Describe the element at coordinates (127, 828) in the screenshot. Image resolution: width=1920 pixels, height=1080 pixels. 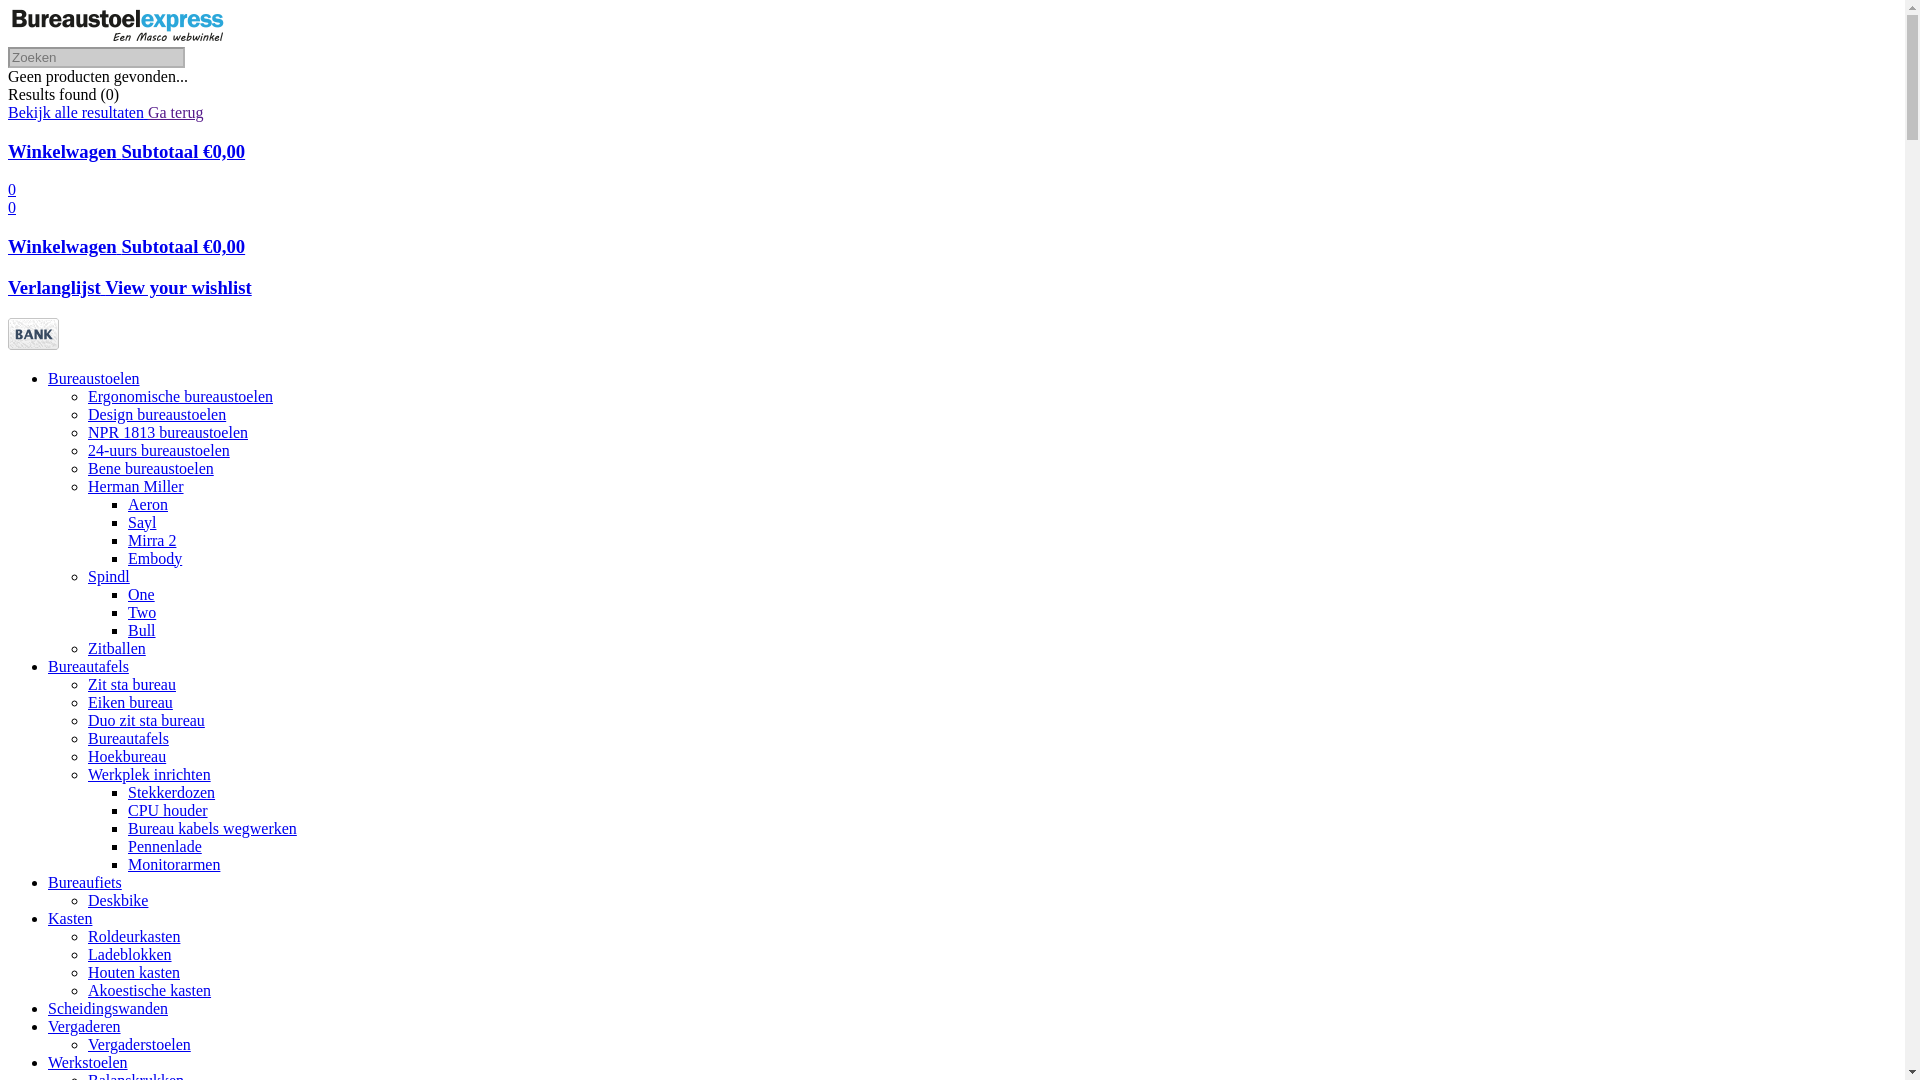
I see `'Bureau kabels wegwerken'` at that location.